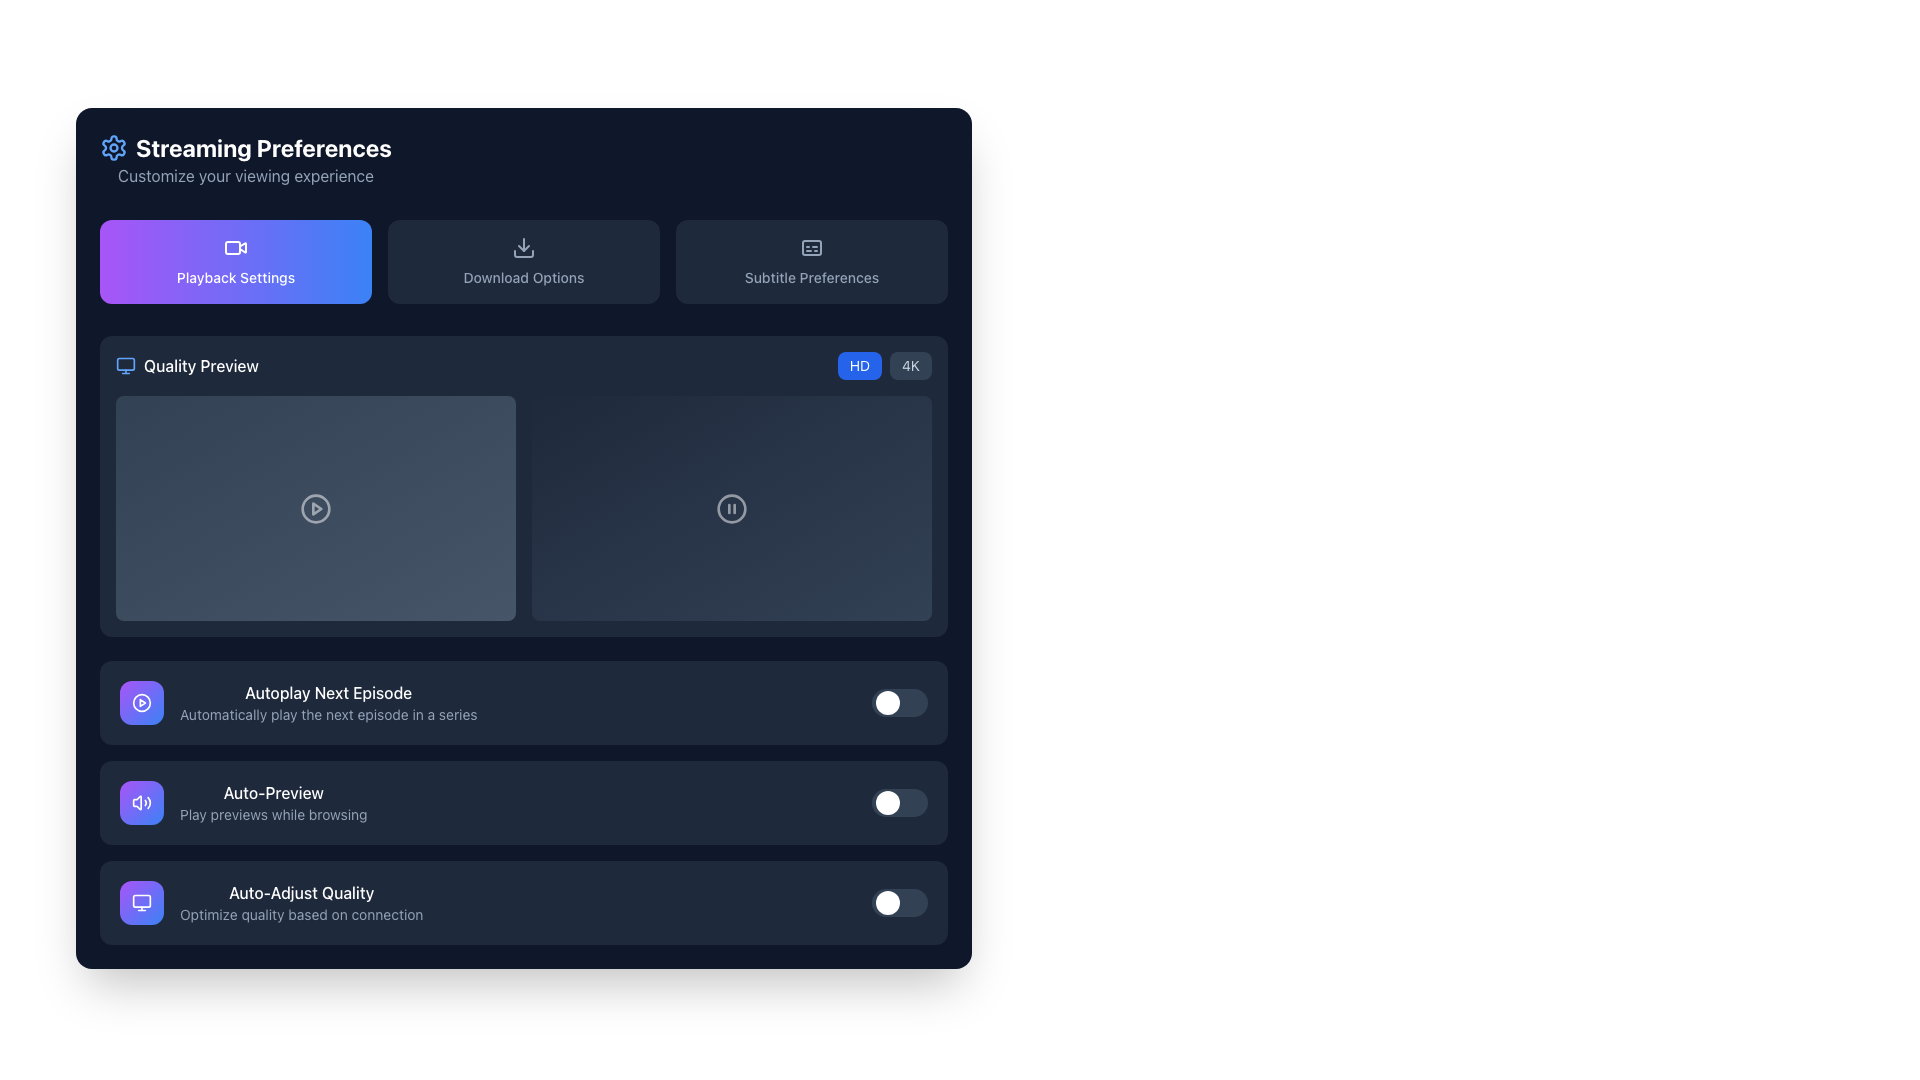 This screenshot has width=1920, height=1080. Describe the element at coordinates (523, 902) in the screenshot. I see `the toggle switch located on the far-right edge of the third setting panel in the 'Streaming Preferences' section` at that location.